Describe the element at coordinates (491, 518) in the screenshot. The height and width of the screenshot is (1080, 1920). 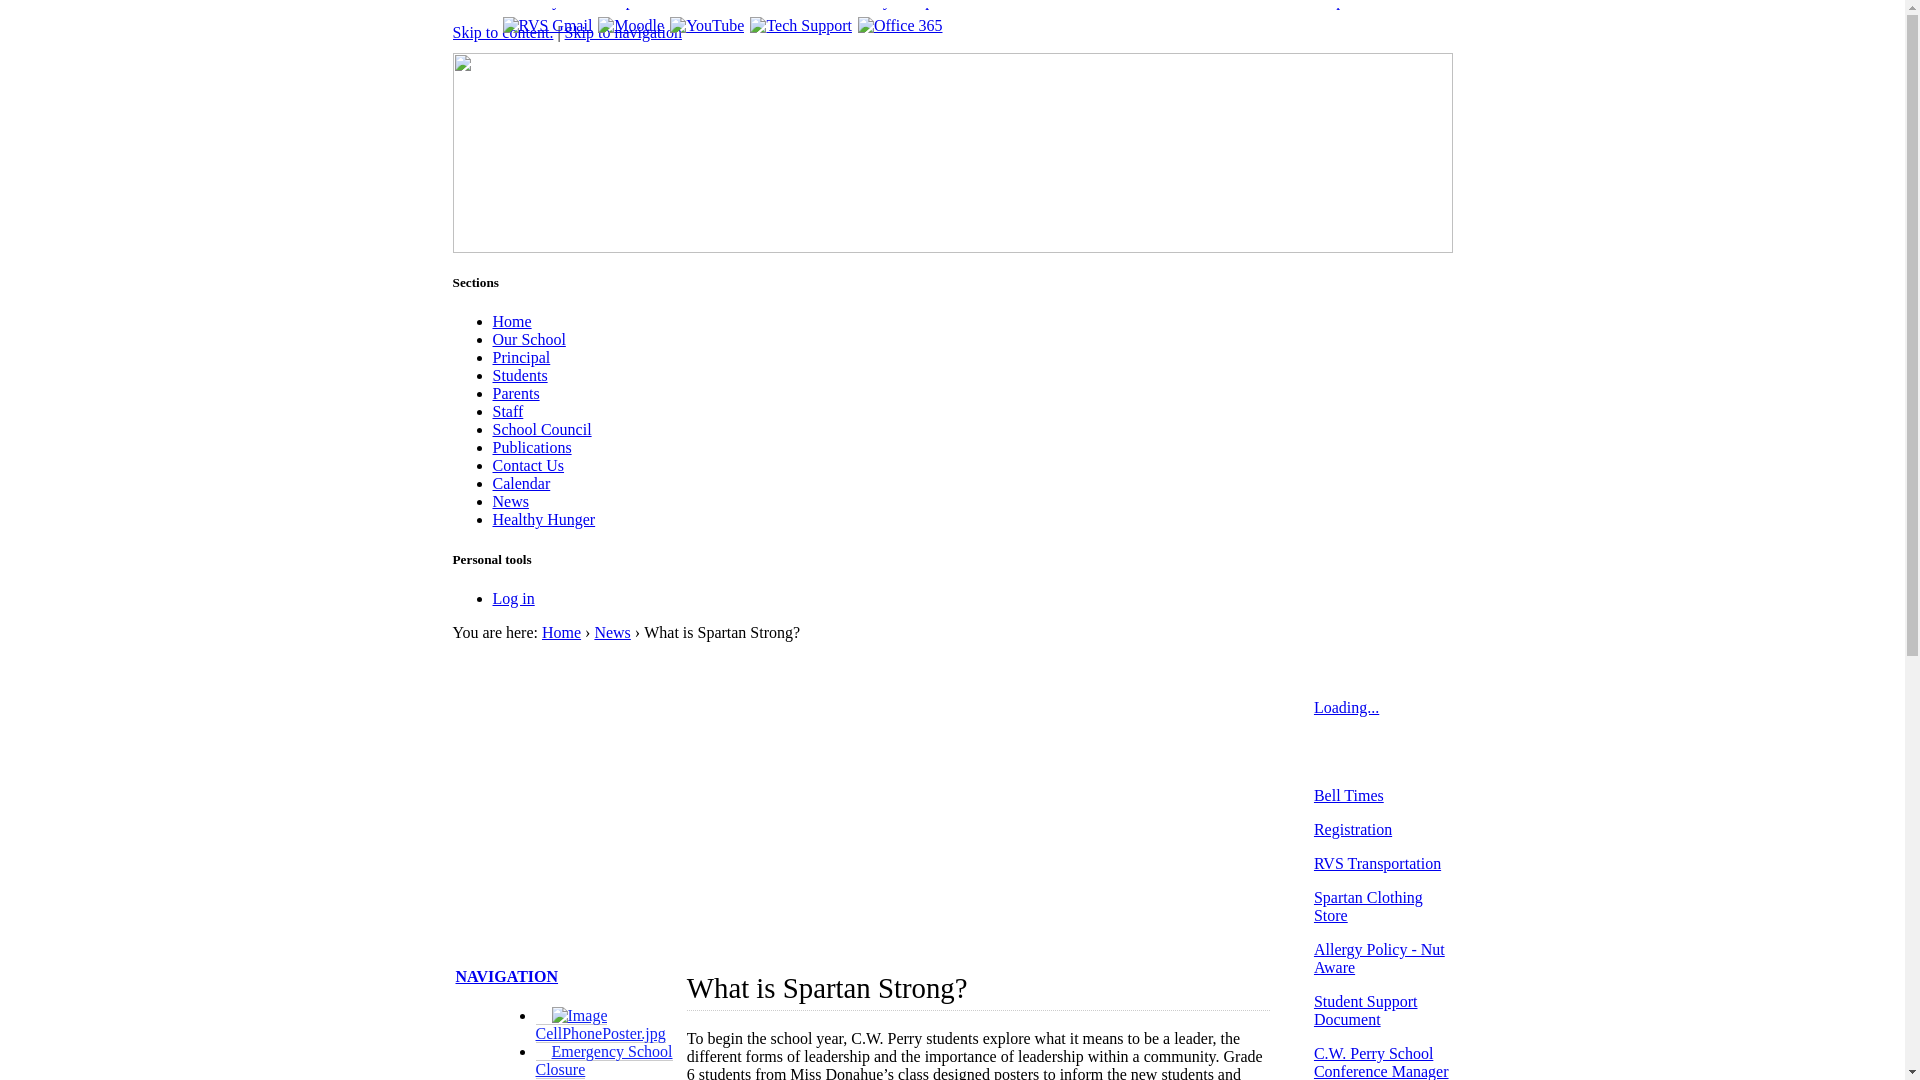
I see `'Healthy Hunger'` at that location.